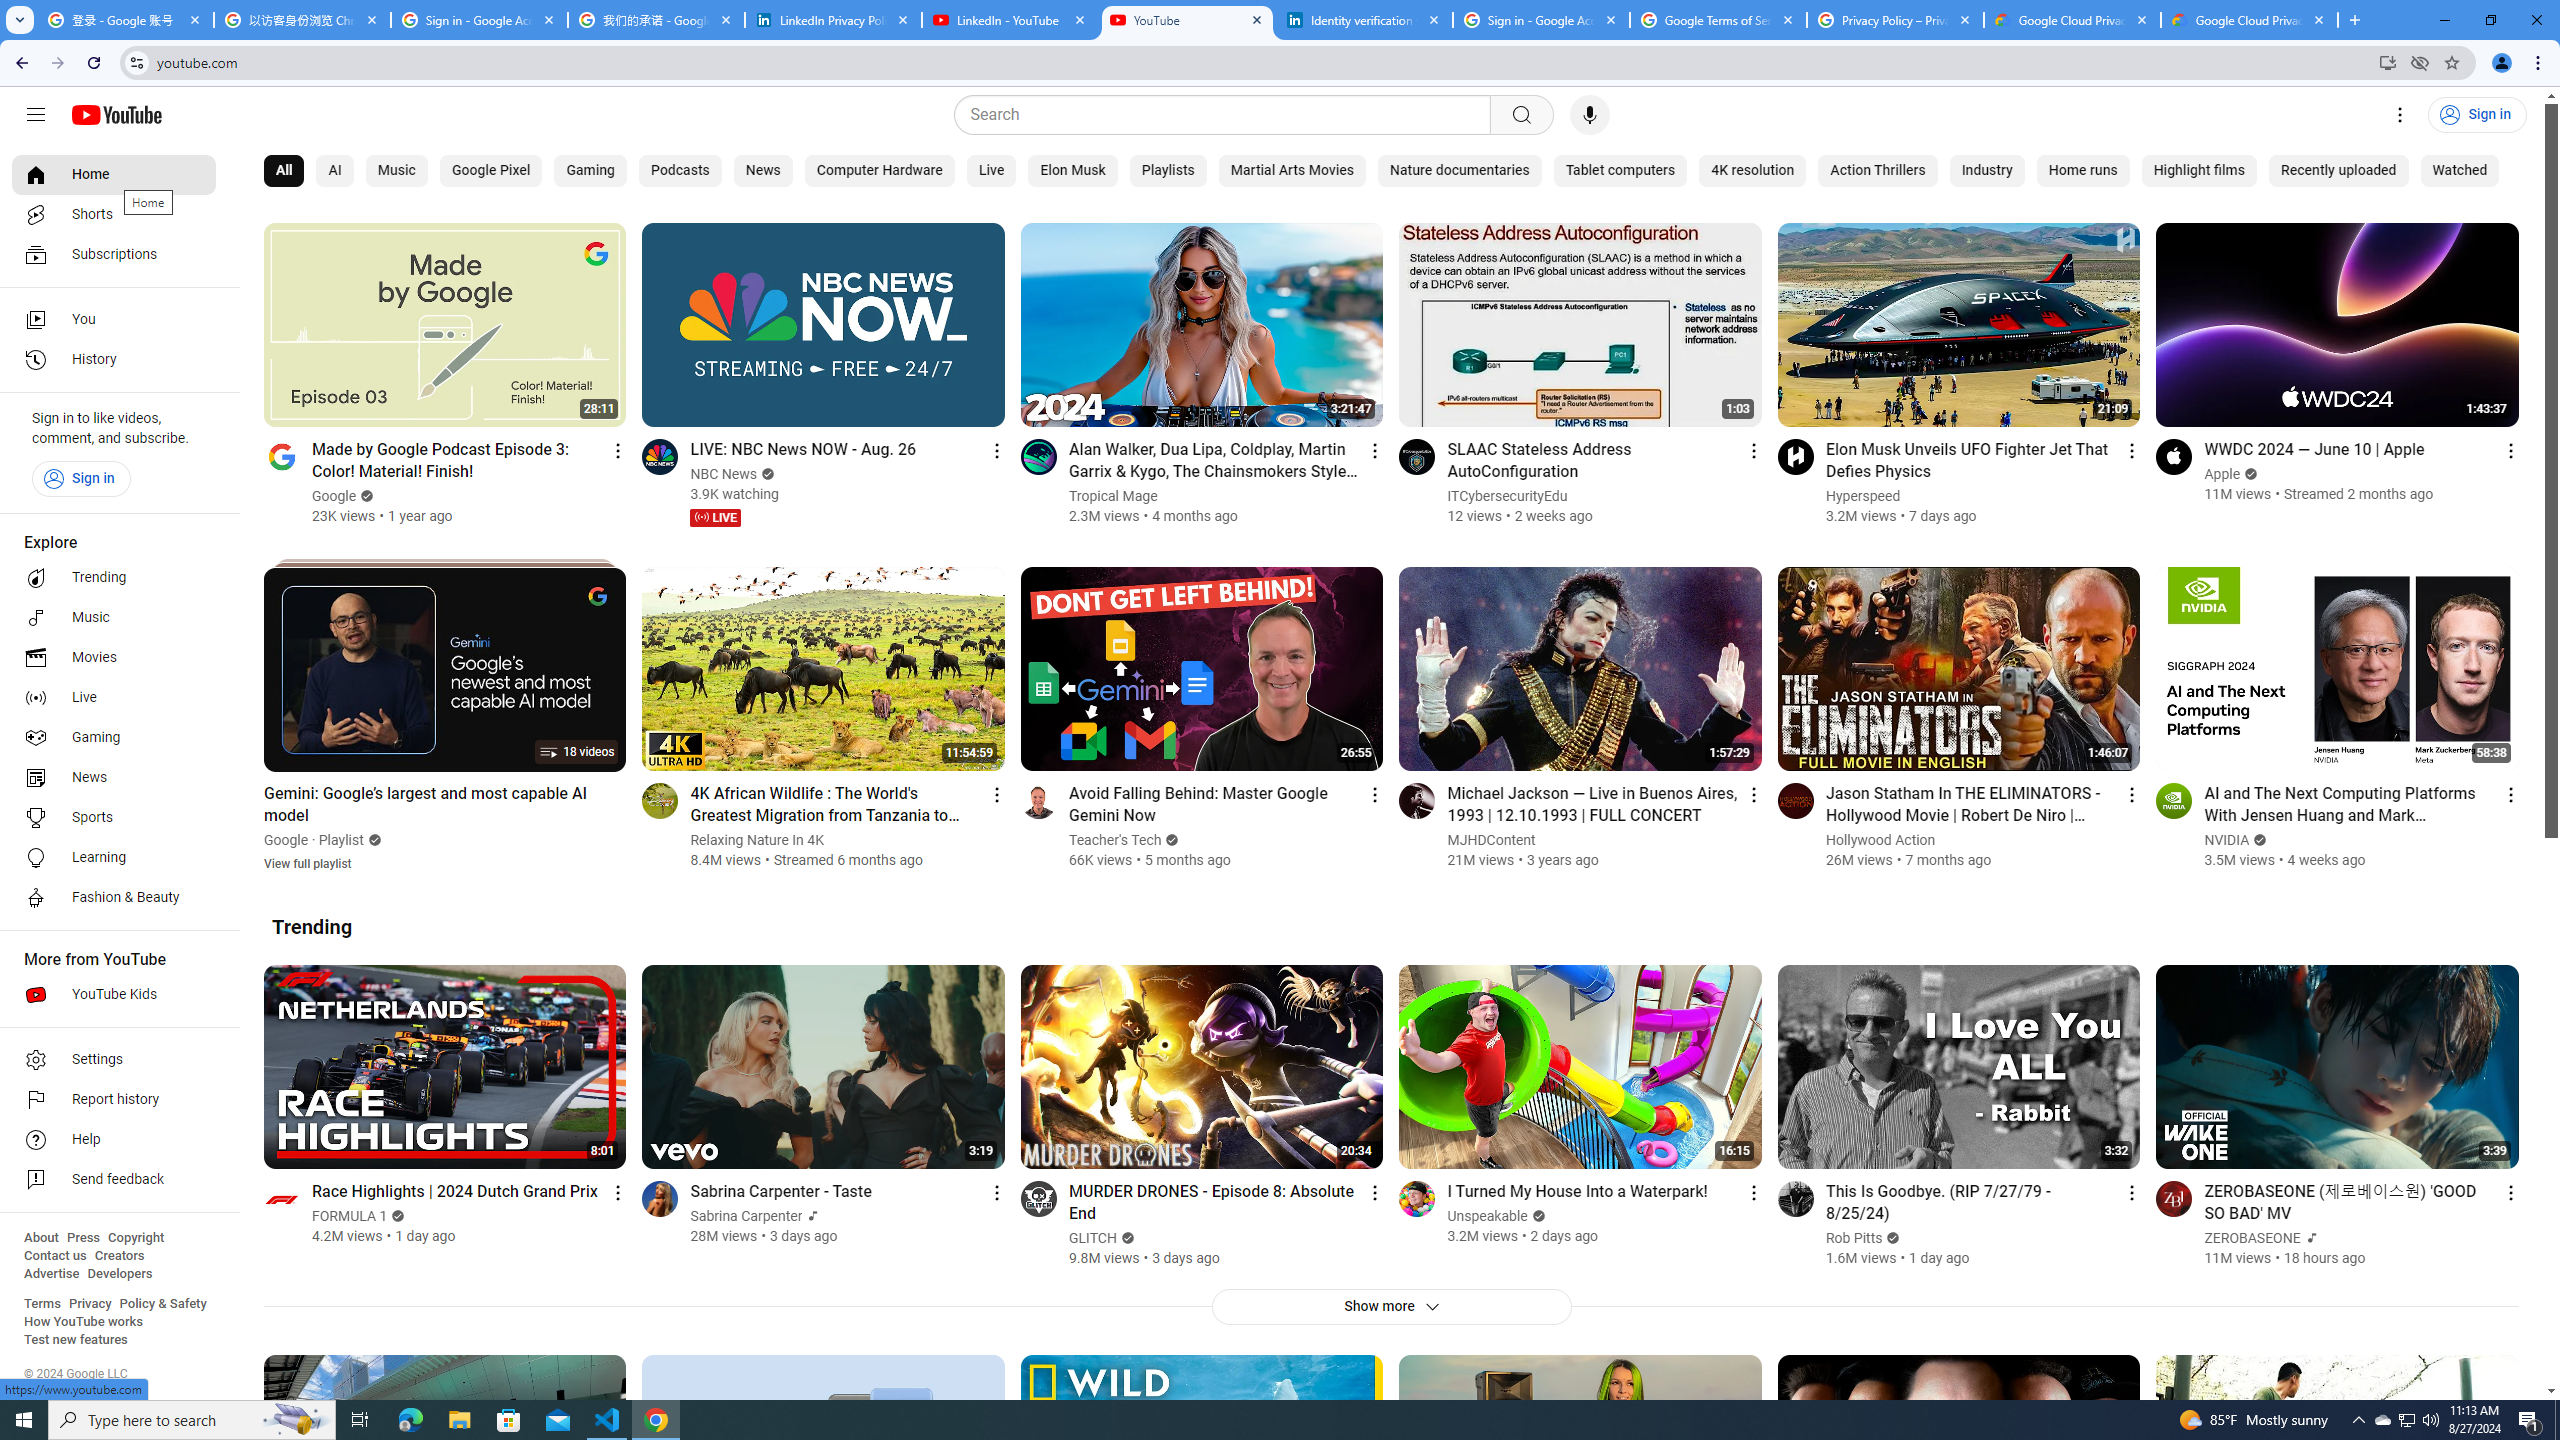  Describe the element at coordinates (803, 448) in the screenshot. I see `'LIVE: NBC News NOW - Aug. 26 by NBC News 61,506 views'` at that location.